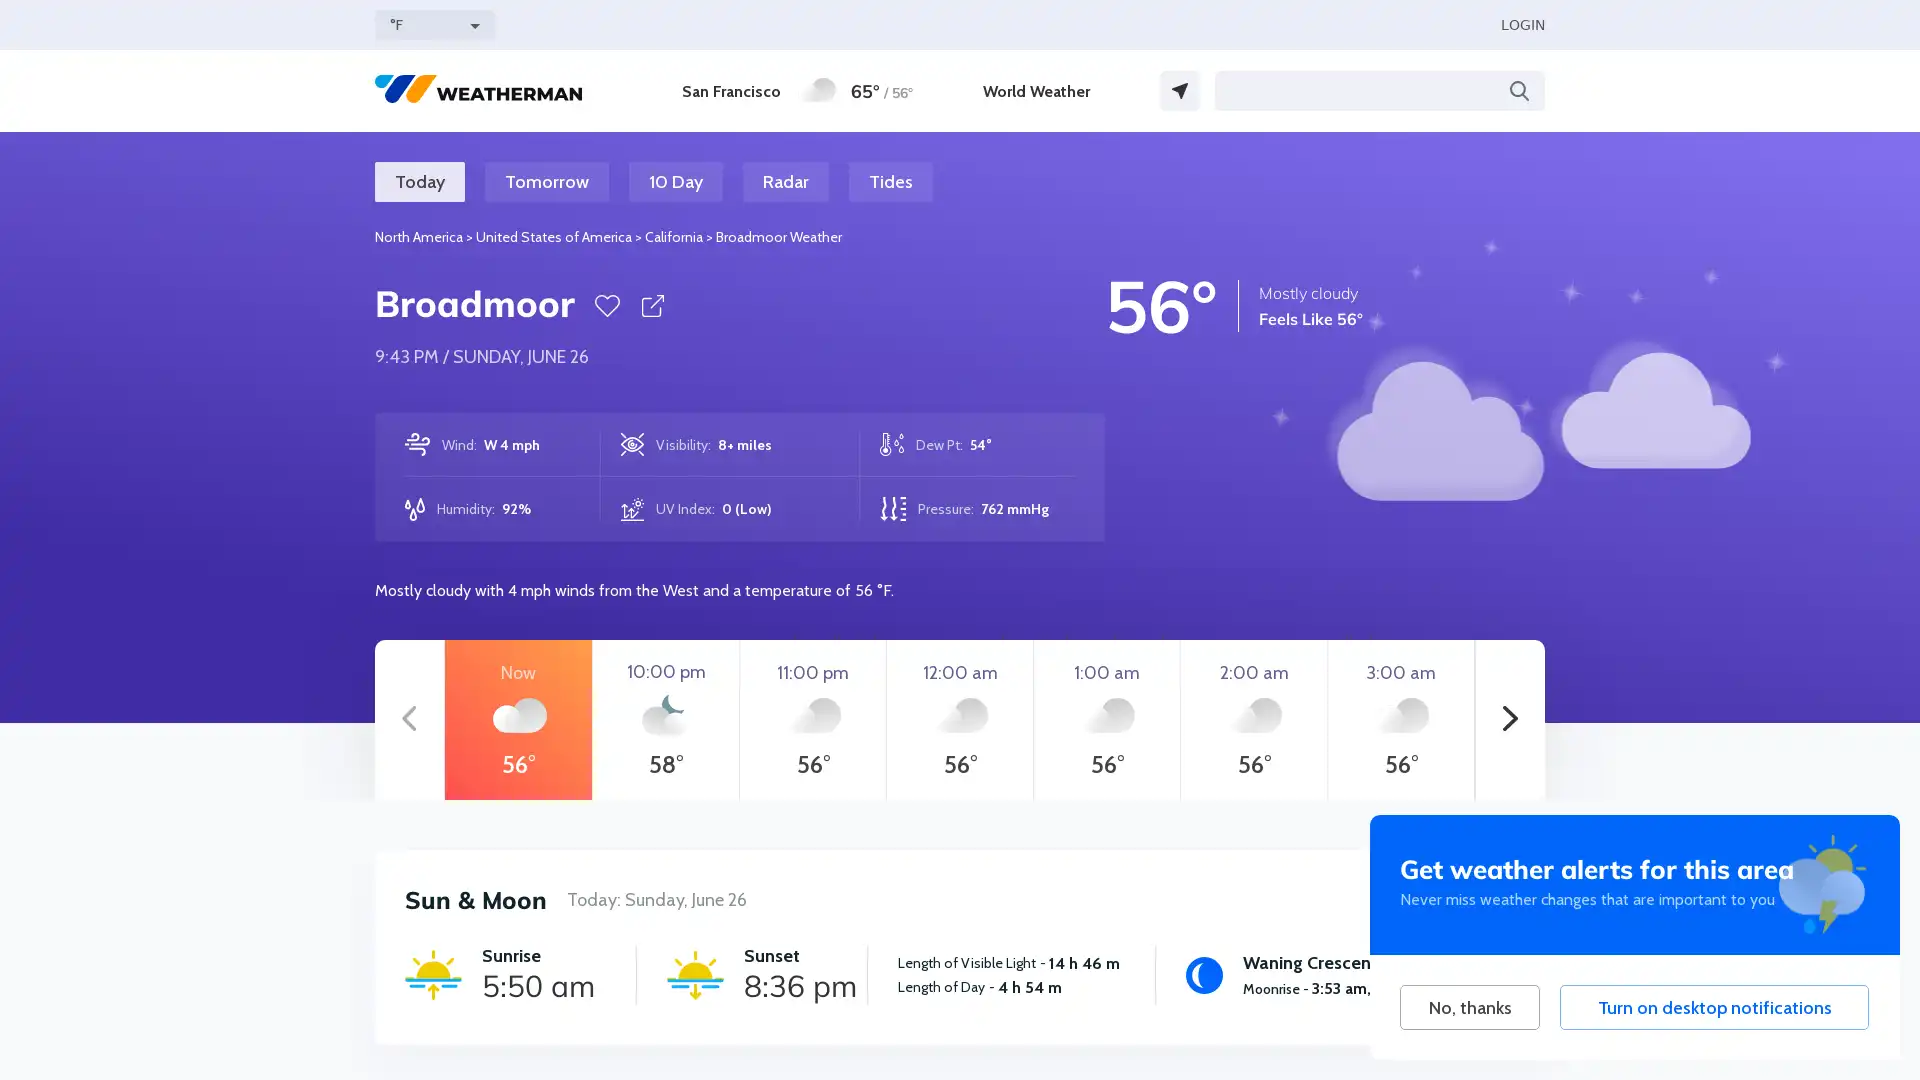 This screenshot has width=1920, height=1080. What do you see at coordinates (408, 720) in the screenshot?
I see `Previous hours` at bounding box center [408, 720].